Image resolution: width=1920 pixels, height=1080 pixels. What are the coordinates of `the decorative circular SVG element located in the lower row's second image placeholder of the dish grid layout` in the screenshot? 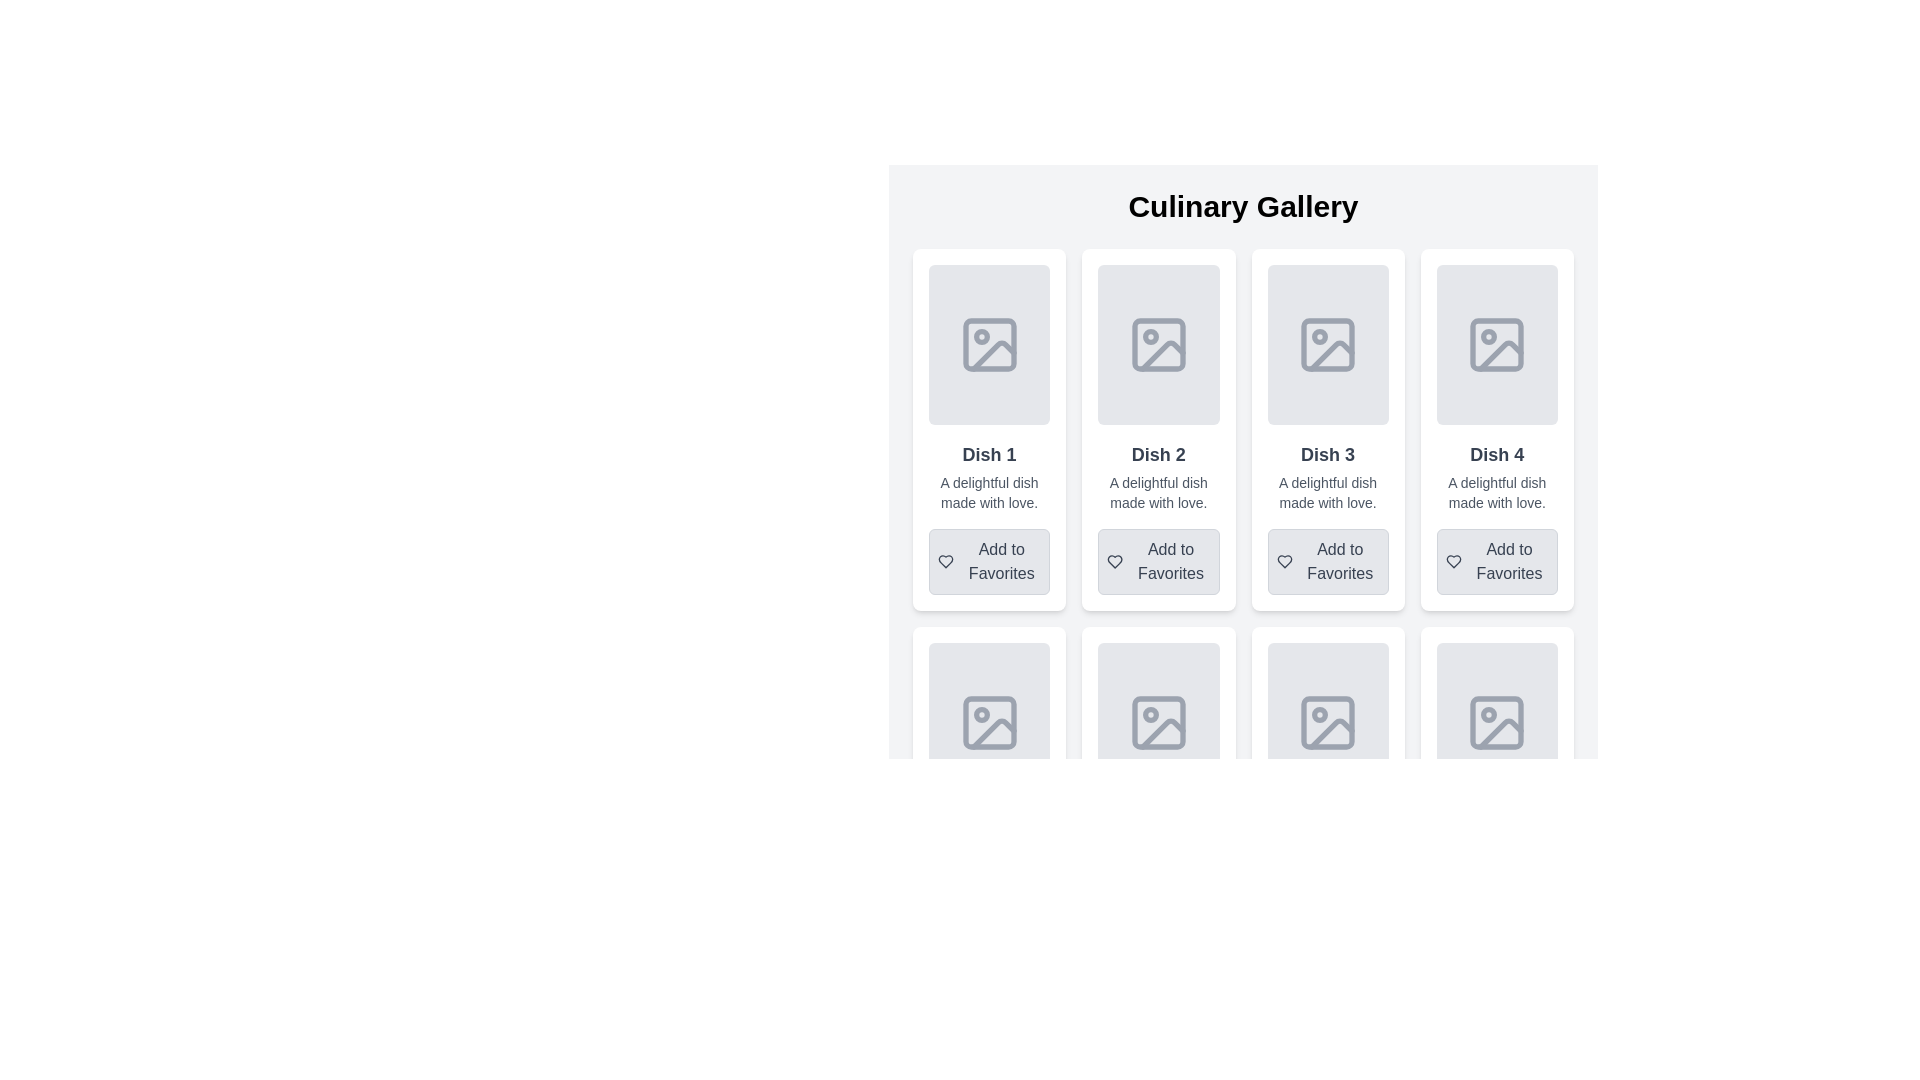 It's located at (1150, 713).